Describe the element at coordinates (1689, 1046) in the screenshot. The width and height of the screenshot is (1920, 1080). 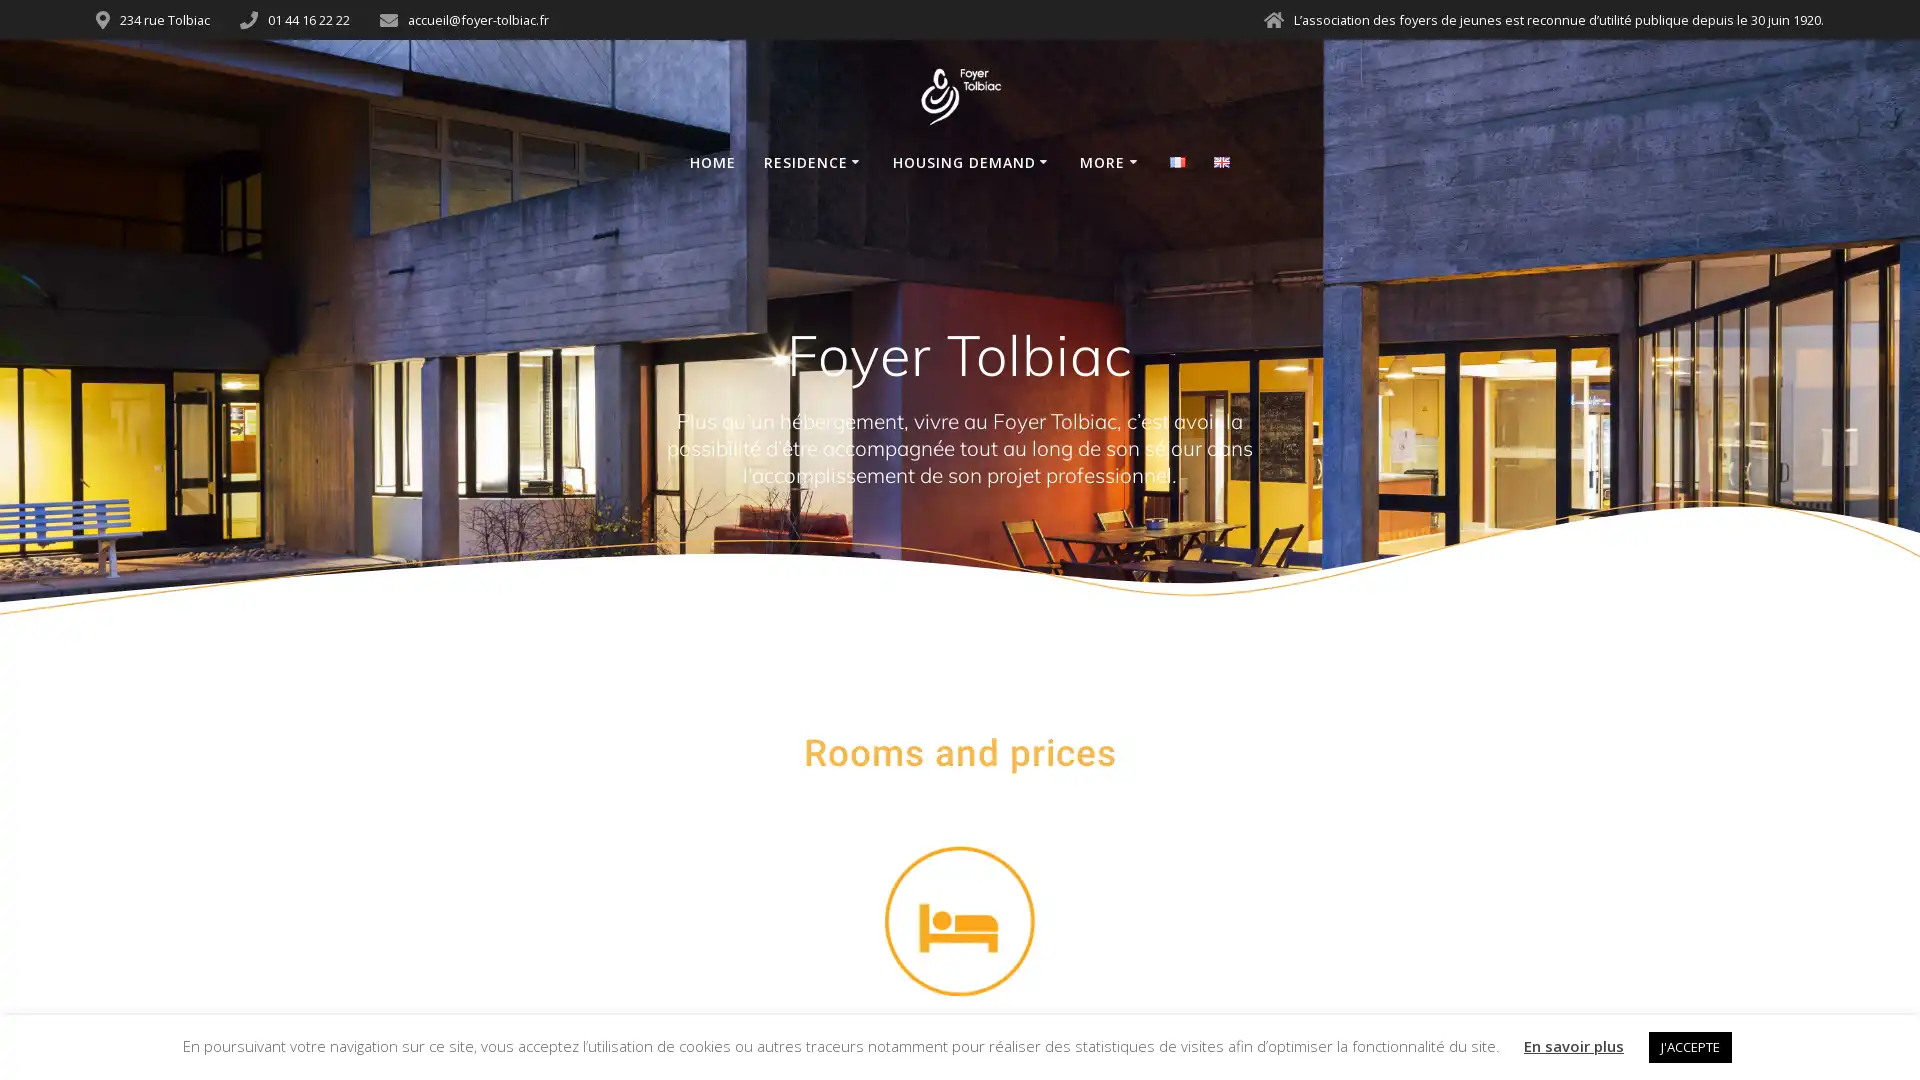
I see `J'ACCEPTE` at that location.